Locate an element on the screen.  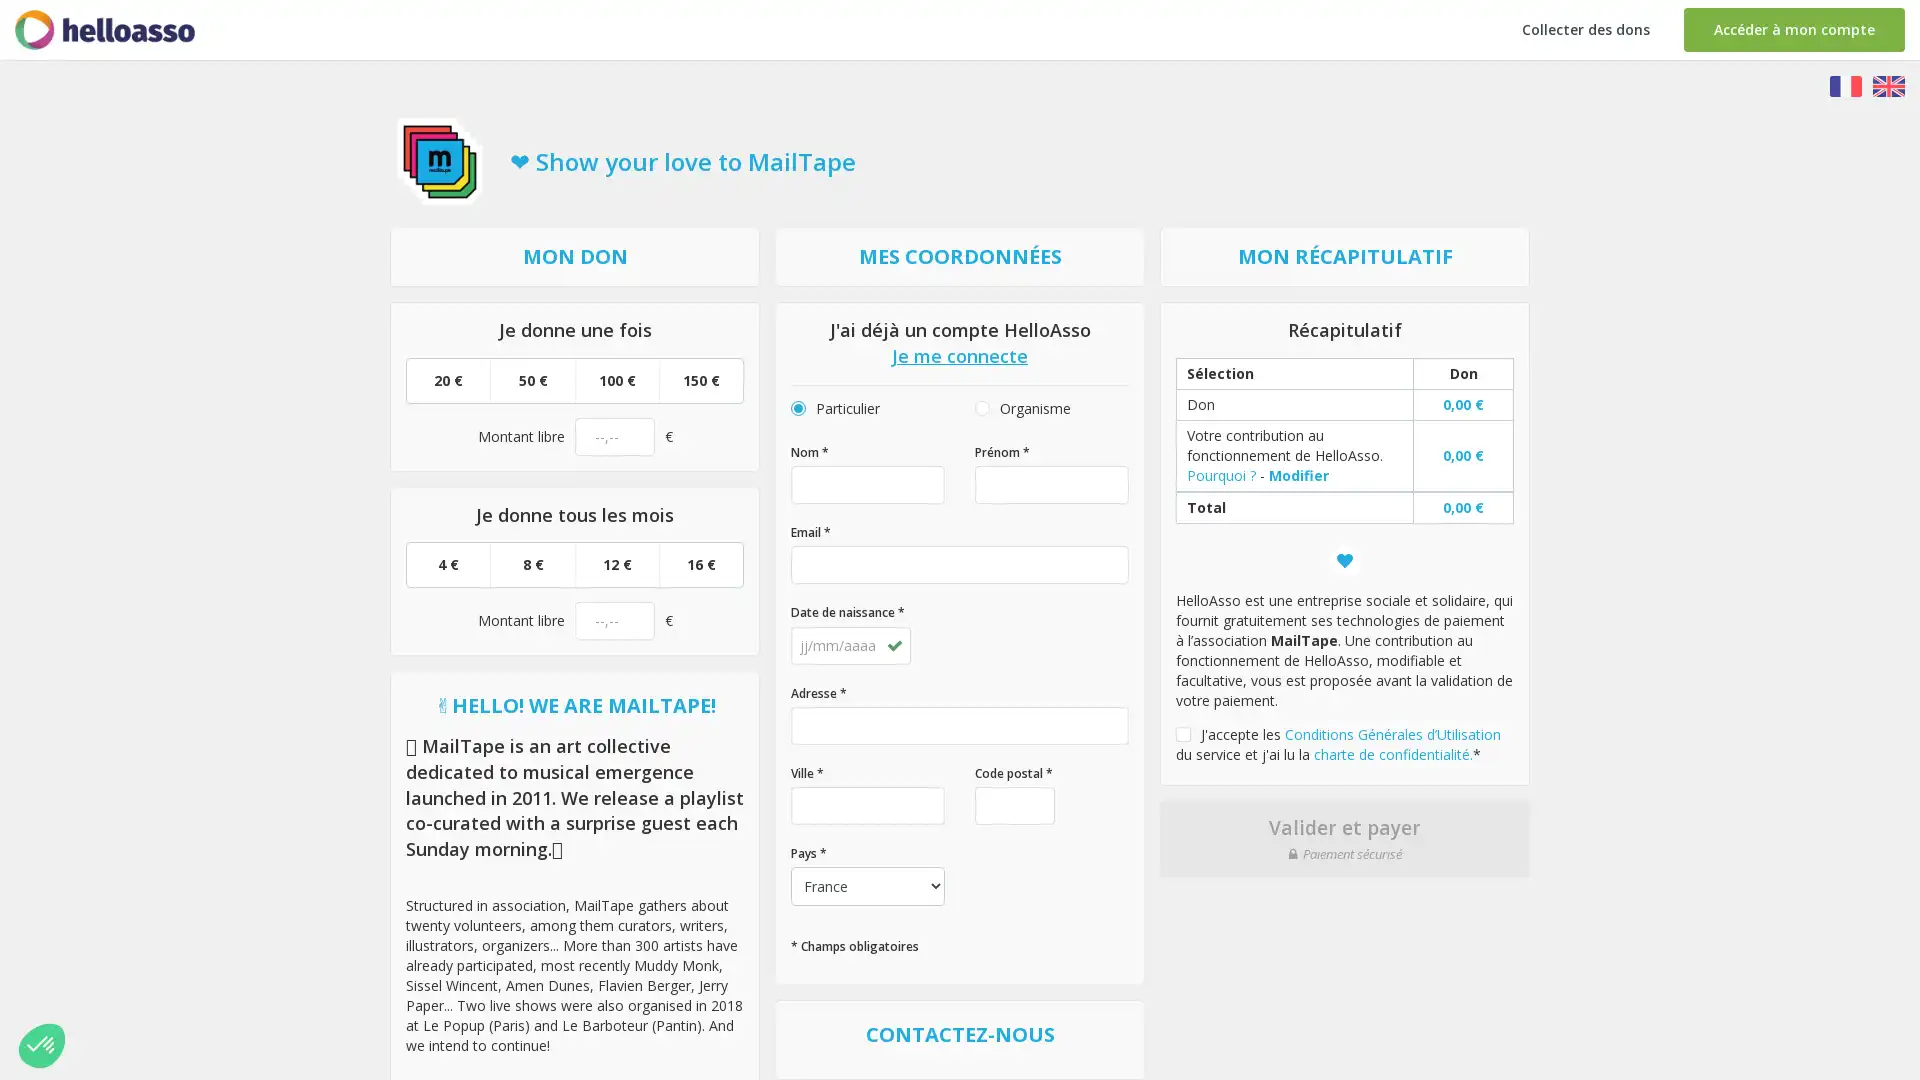
Tout accepter is located at coordinates (369, 978).